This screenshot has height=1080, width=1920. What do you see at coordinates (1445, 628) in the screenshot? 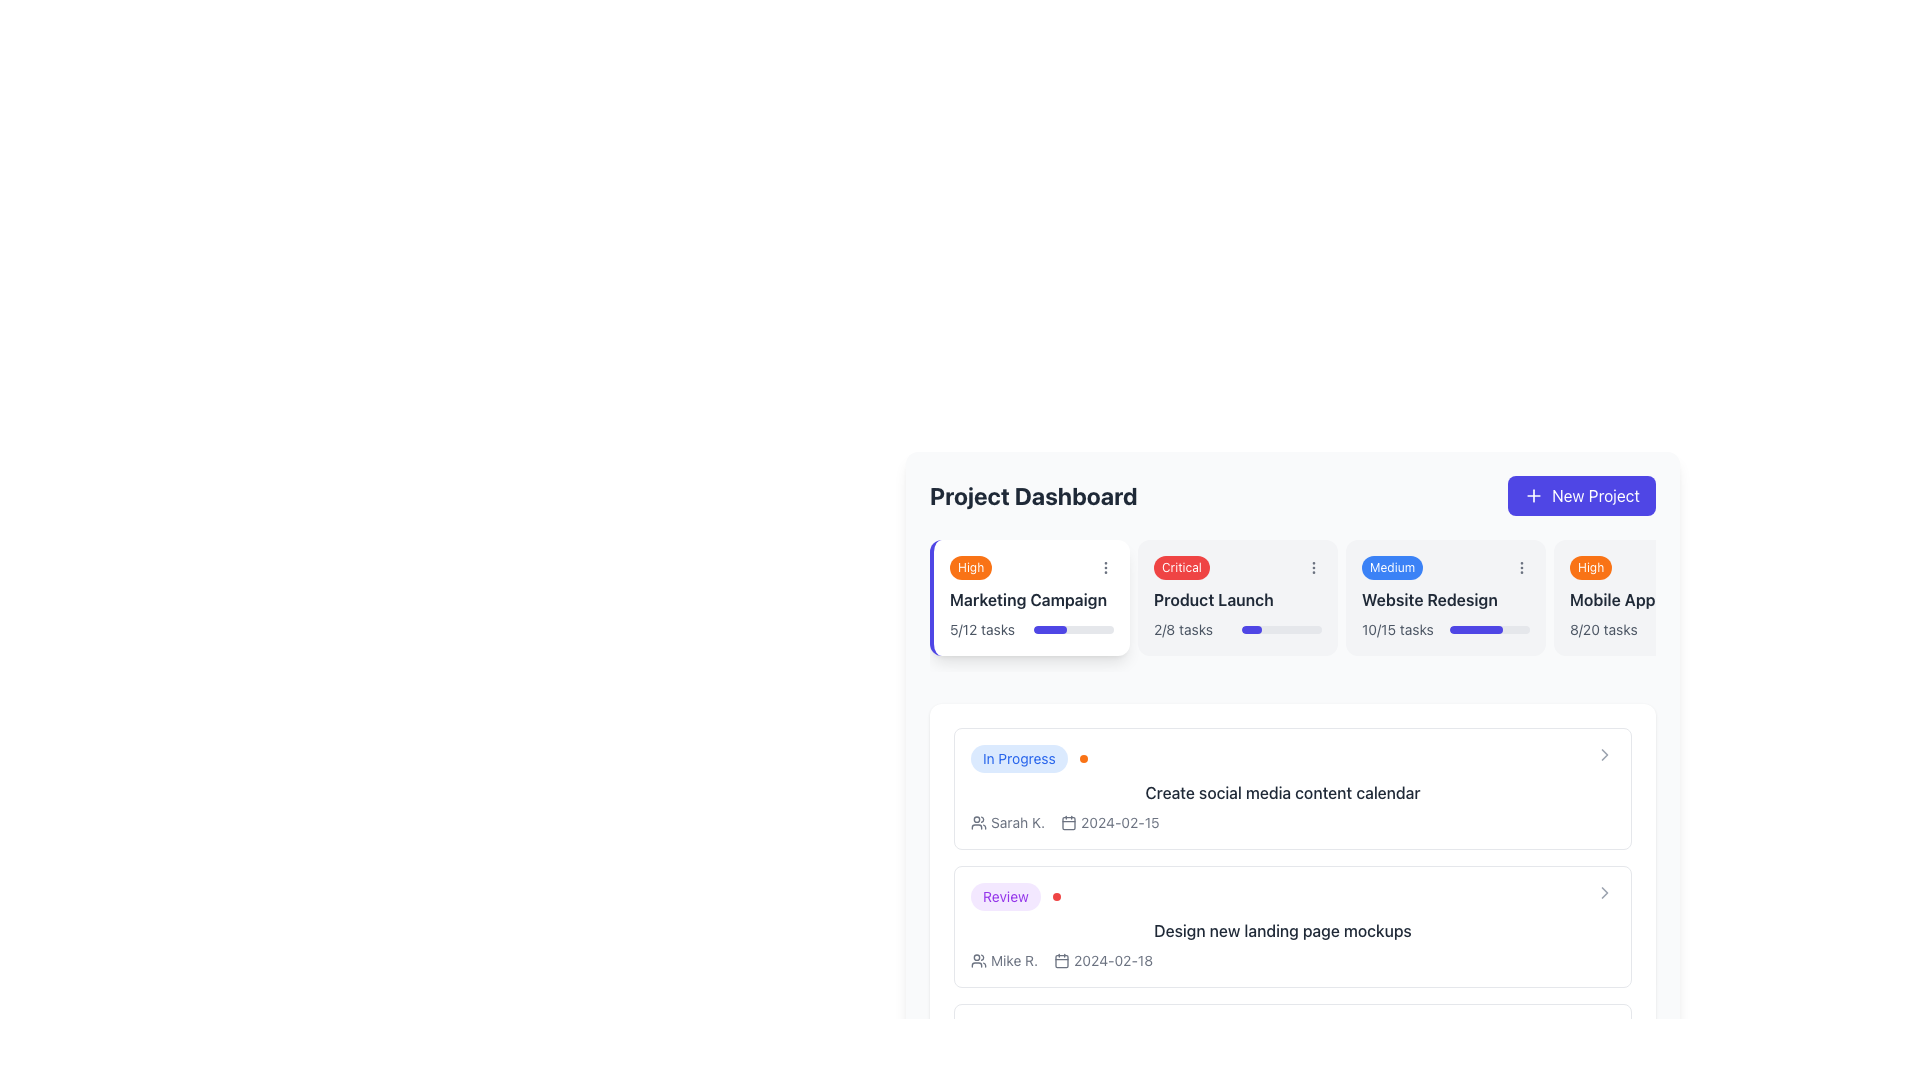
I see `text displayed on the Progress indicator located at the bottom-right section of the 'Website Redesign' card, which shows the completed and total tasks` at bounding box center [1445, 628].